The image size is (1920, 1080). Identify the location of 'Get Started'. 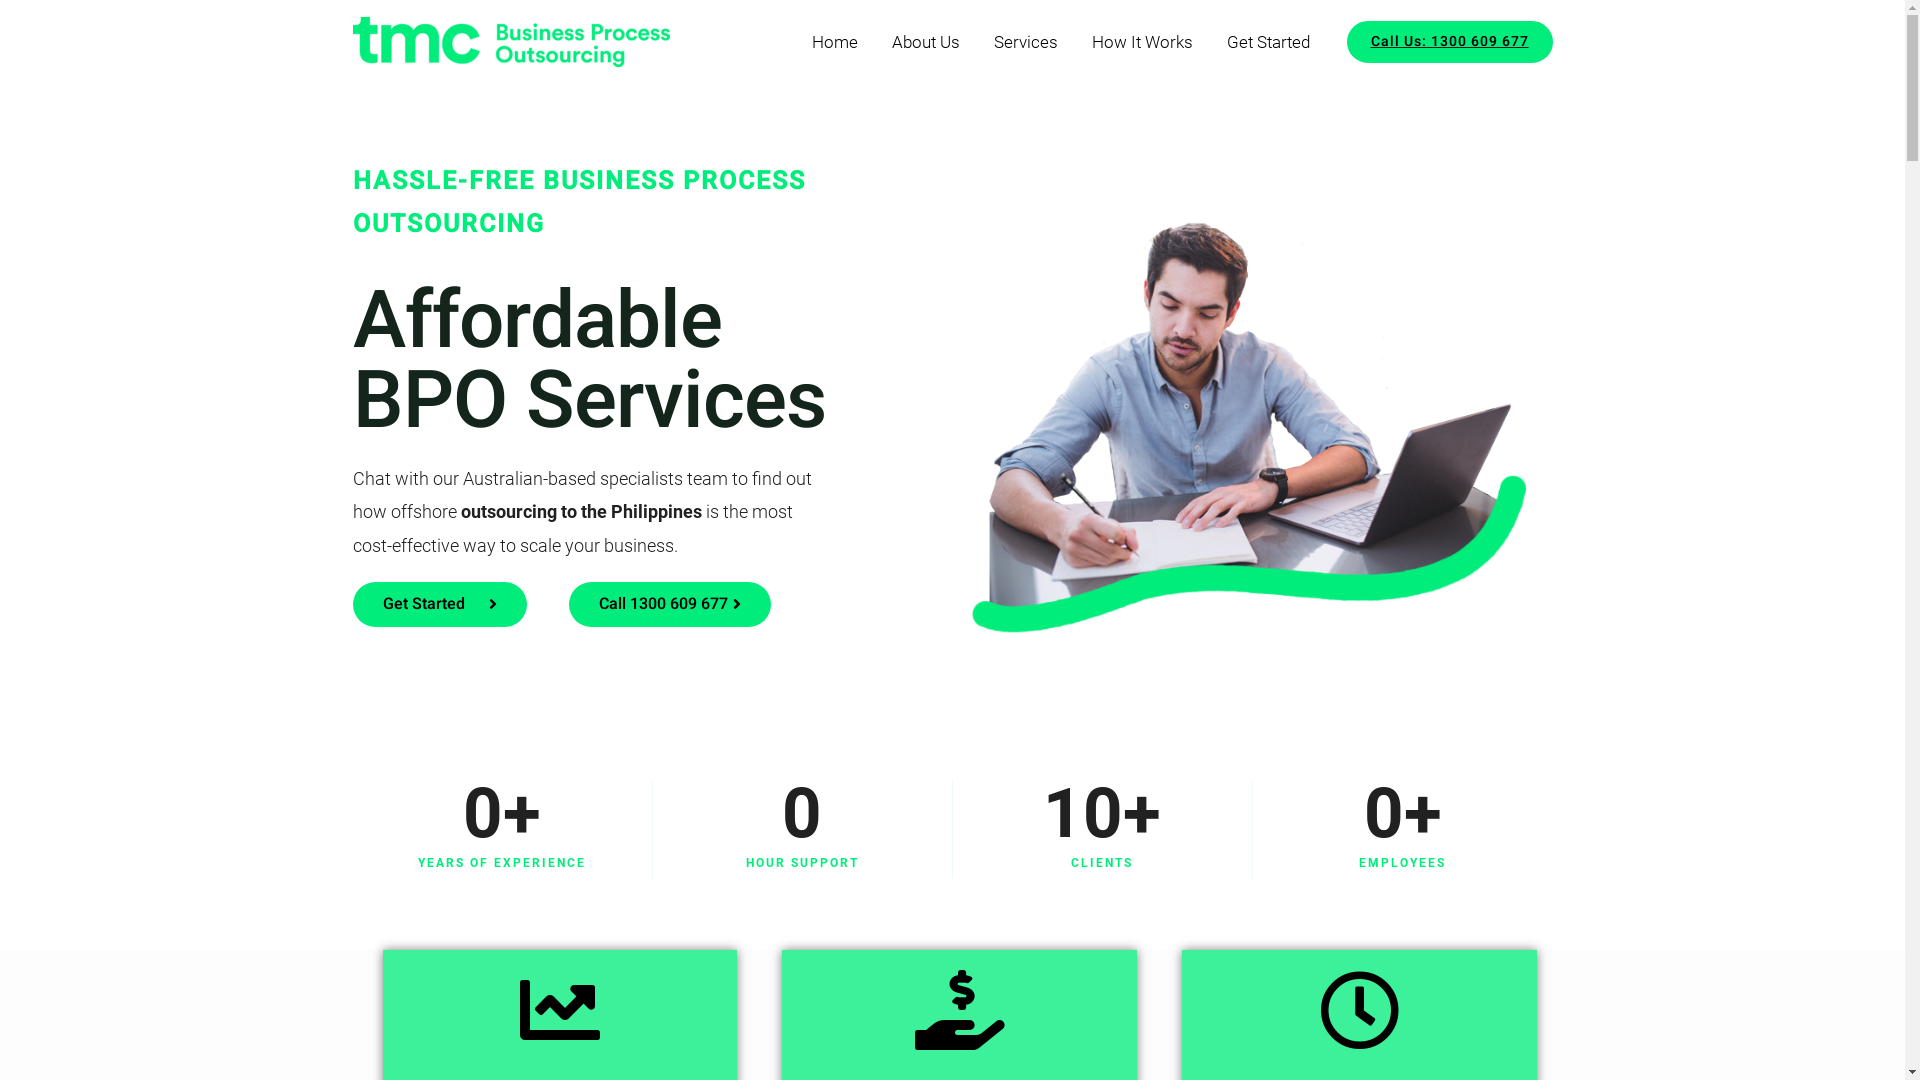
(437, 603).